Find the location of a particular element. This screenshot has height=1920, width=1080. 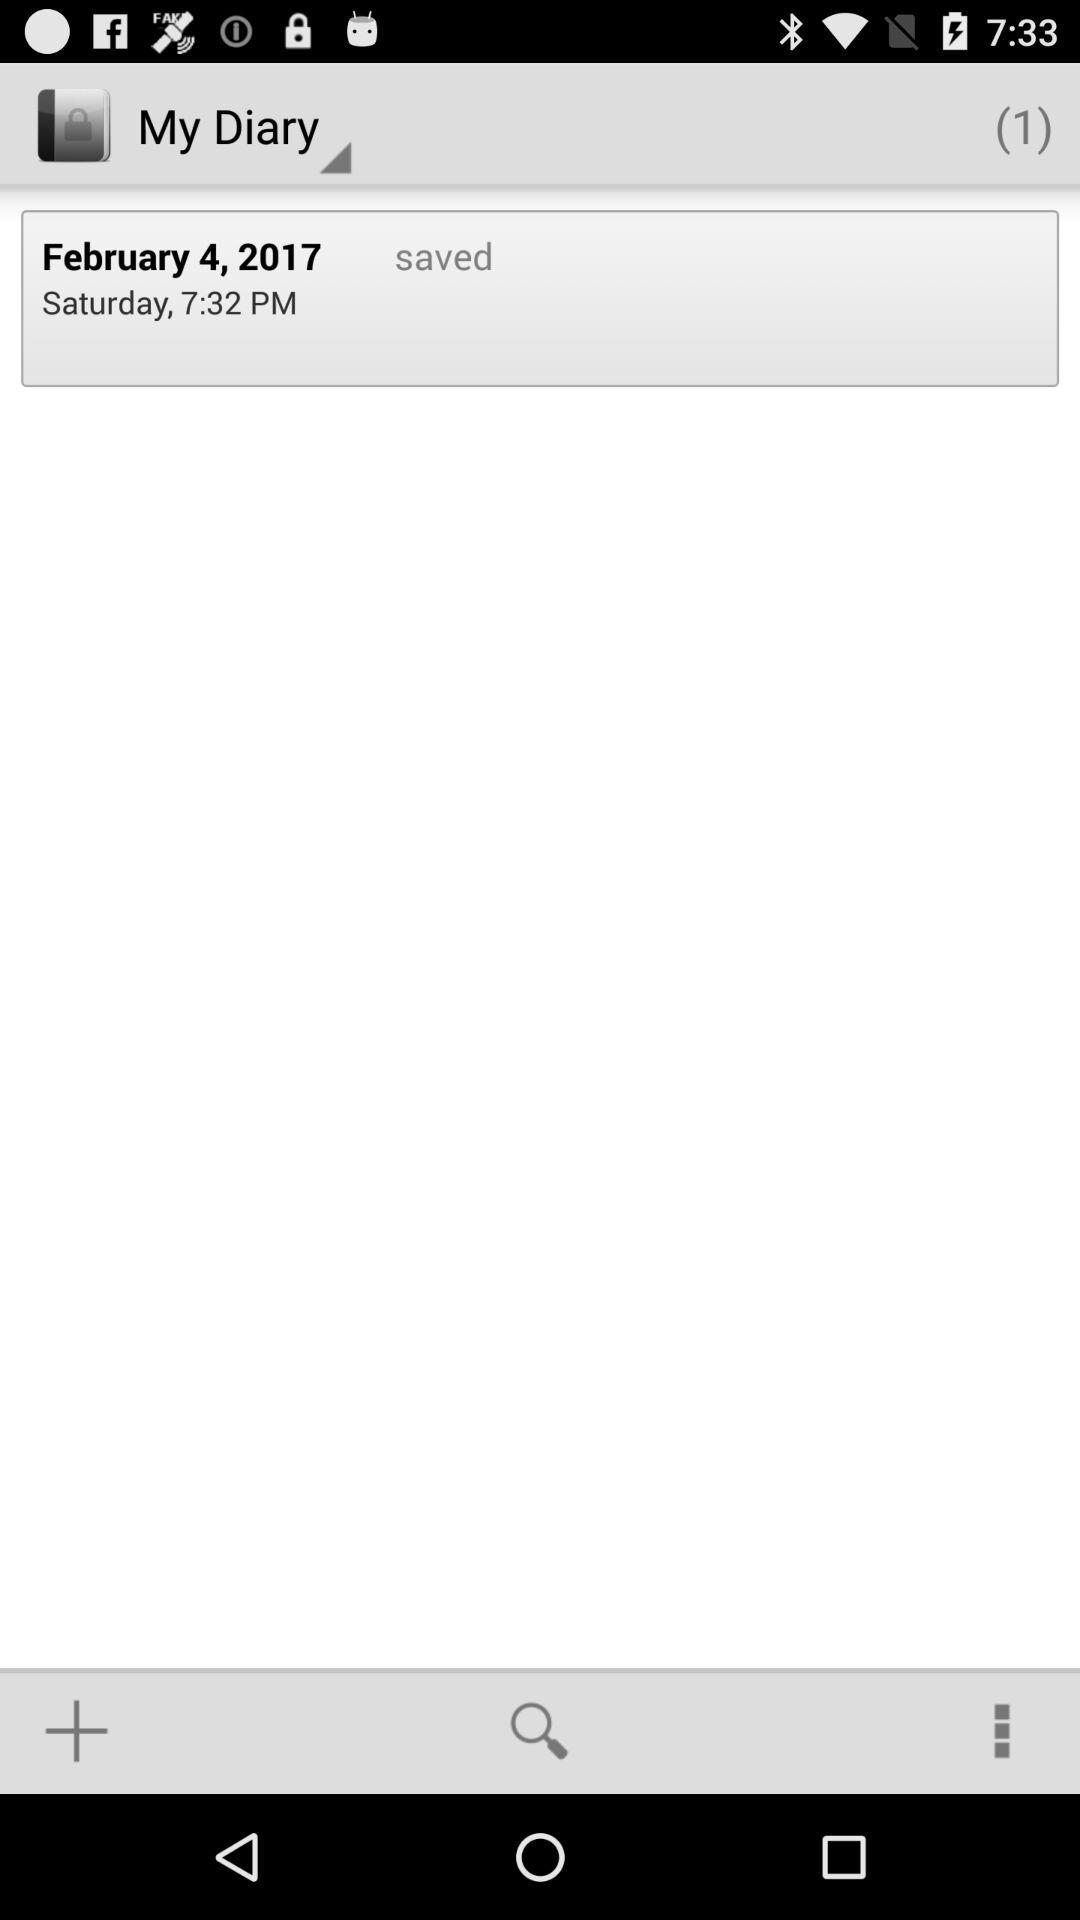

the icon next to the saved item is located at coordinates (197, 254).